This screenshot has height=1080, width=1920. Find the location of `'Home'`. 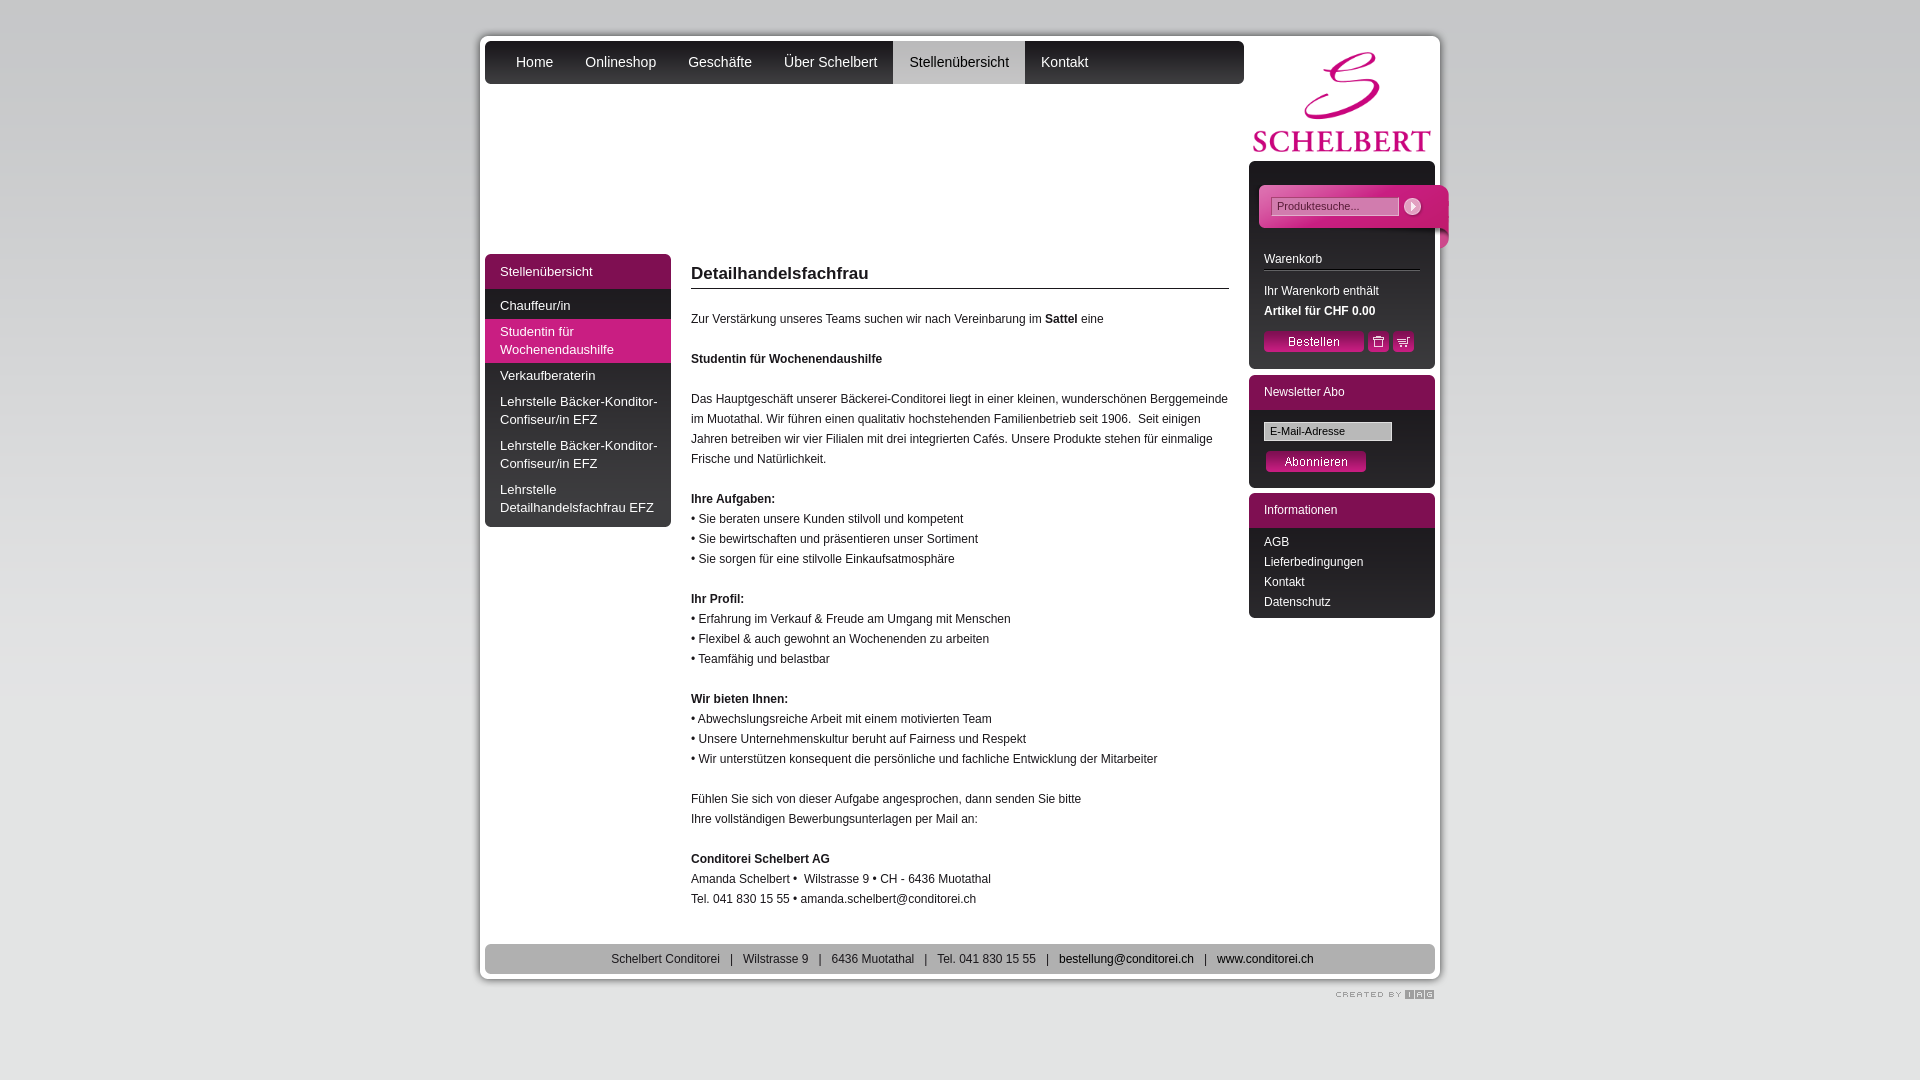

'Home' is located at coordinates (534, 61).